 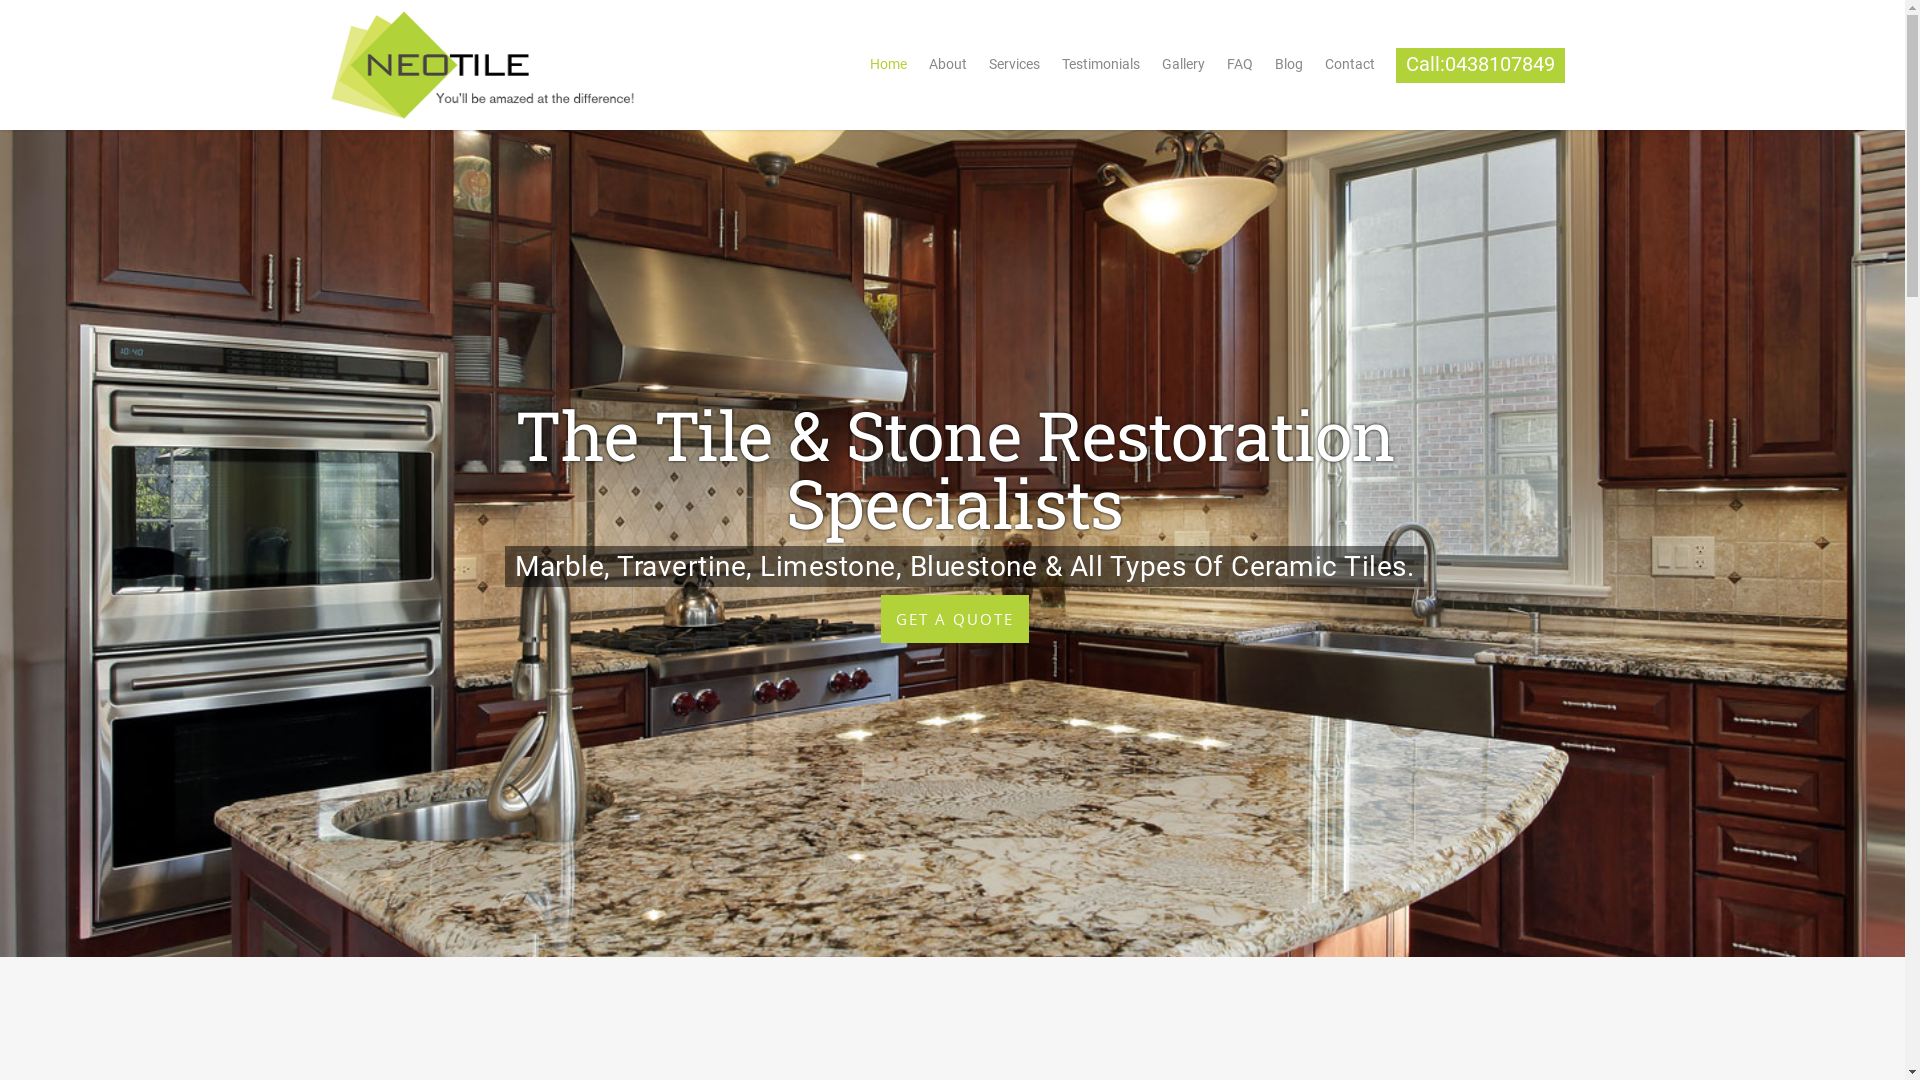 What do you see at coordinates (1289, 68) in the screenshot?
I see `'Blog'` at bounding box center [1289, 68].